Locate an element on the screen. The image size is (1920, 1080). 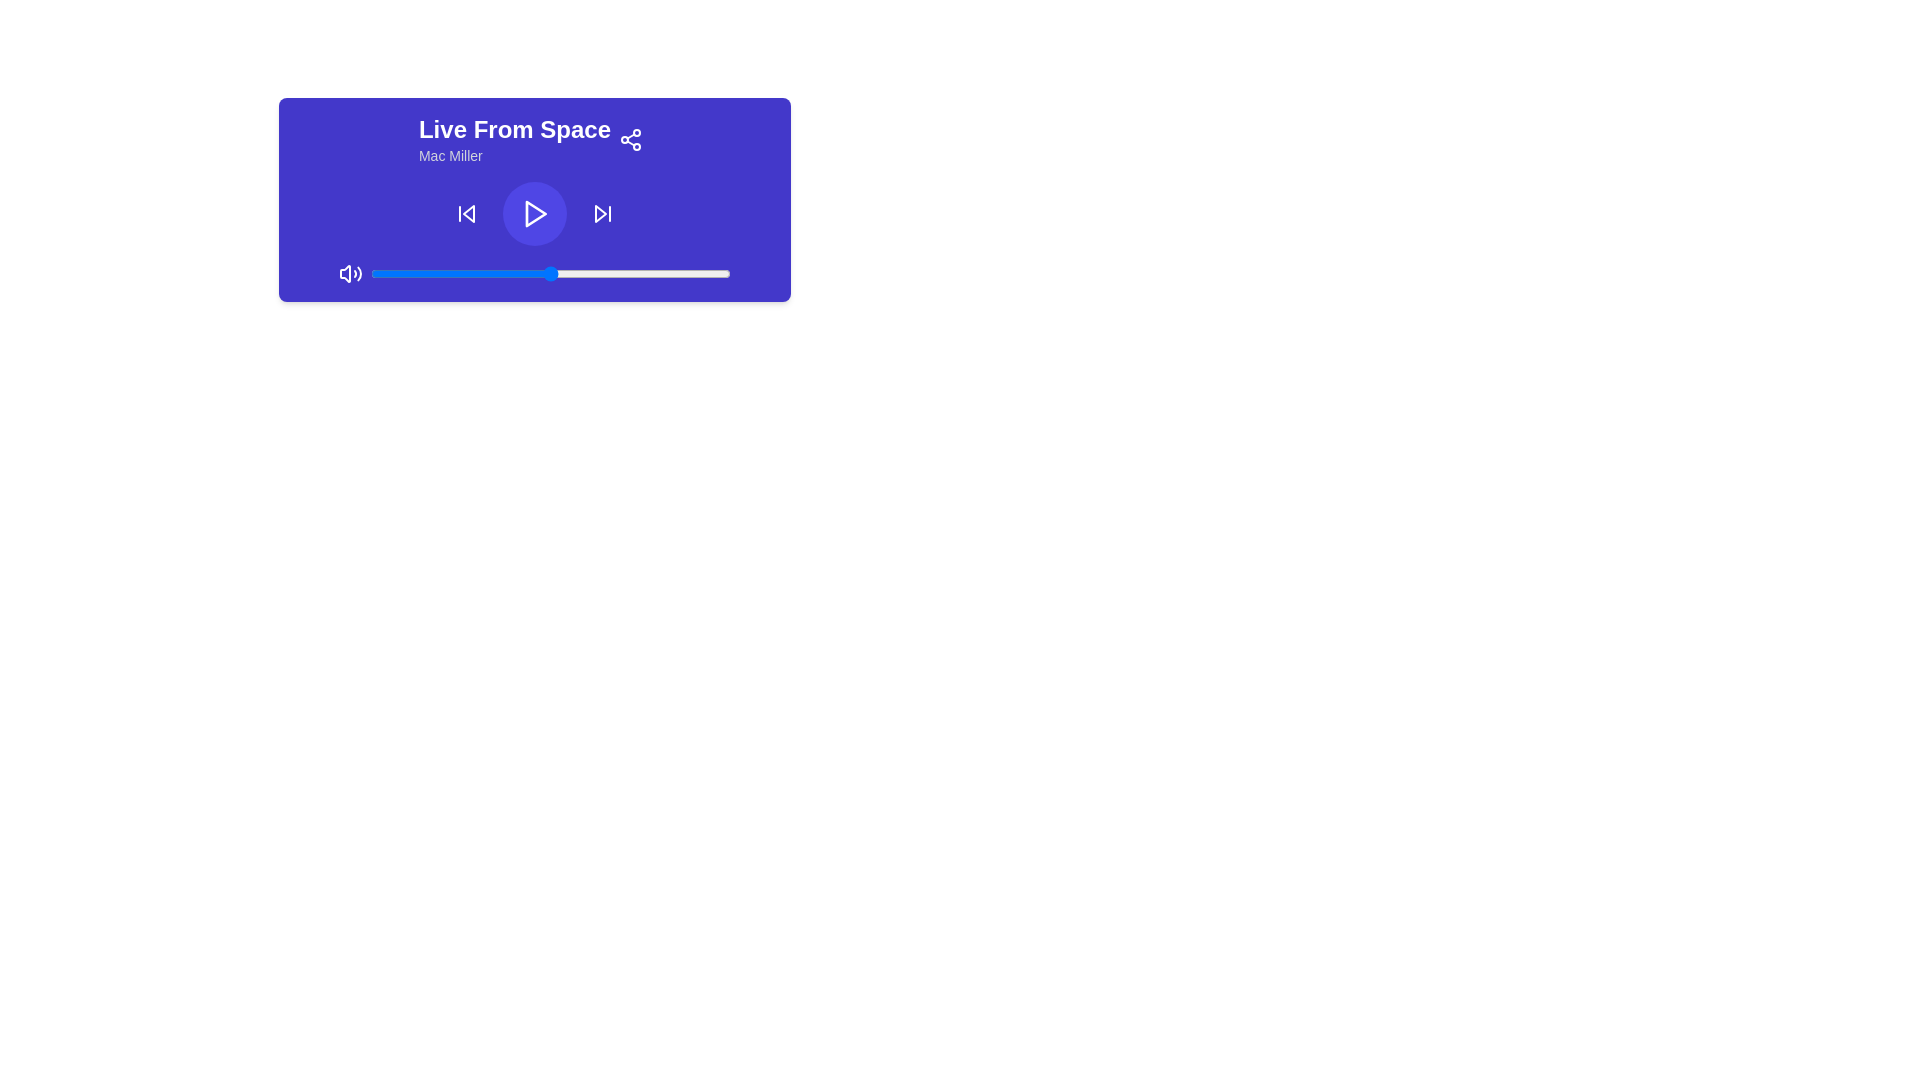
the 'Next' button, which is represented by a right-pointing double triangle icon with a thin, white stroke is located at coordinates (602, 213).